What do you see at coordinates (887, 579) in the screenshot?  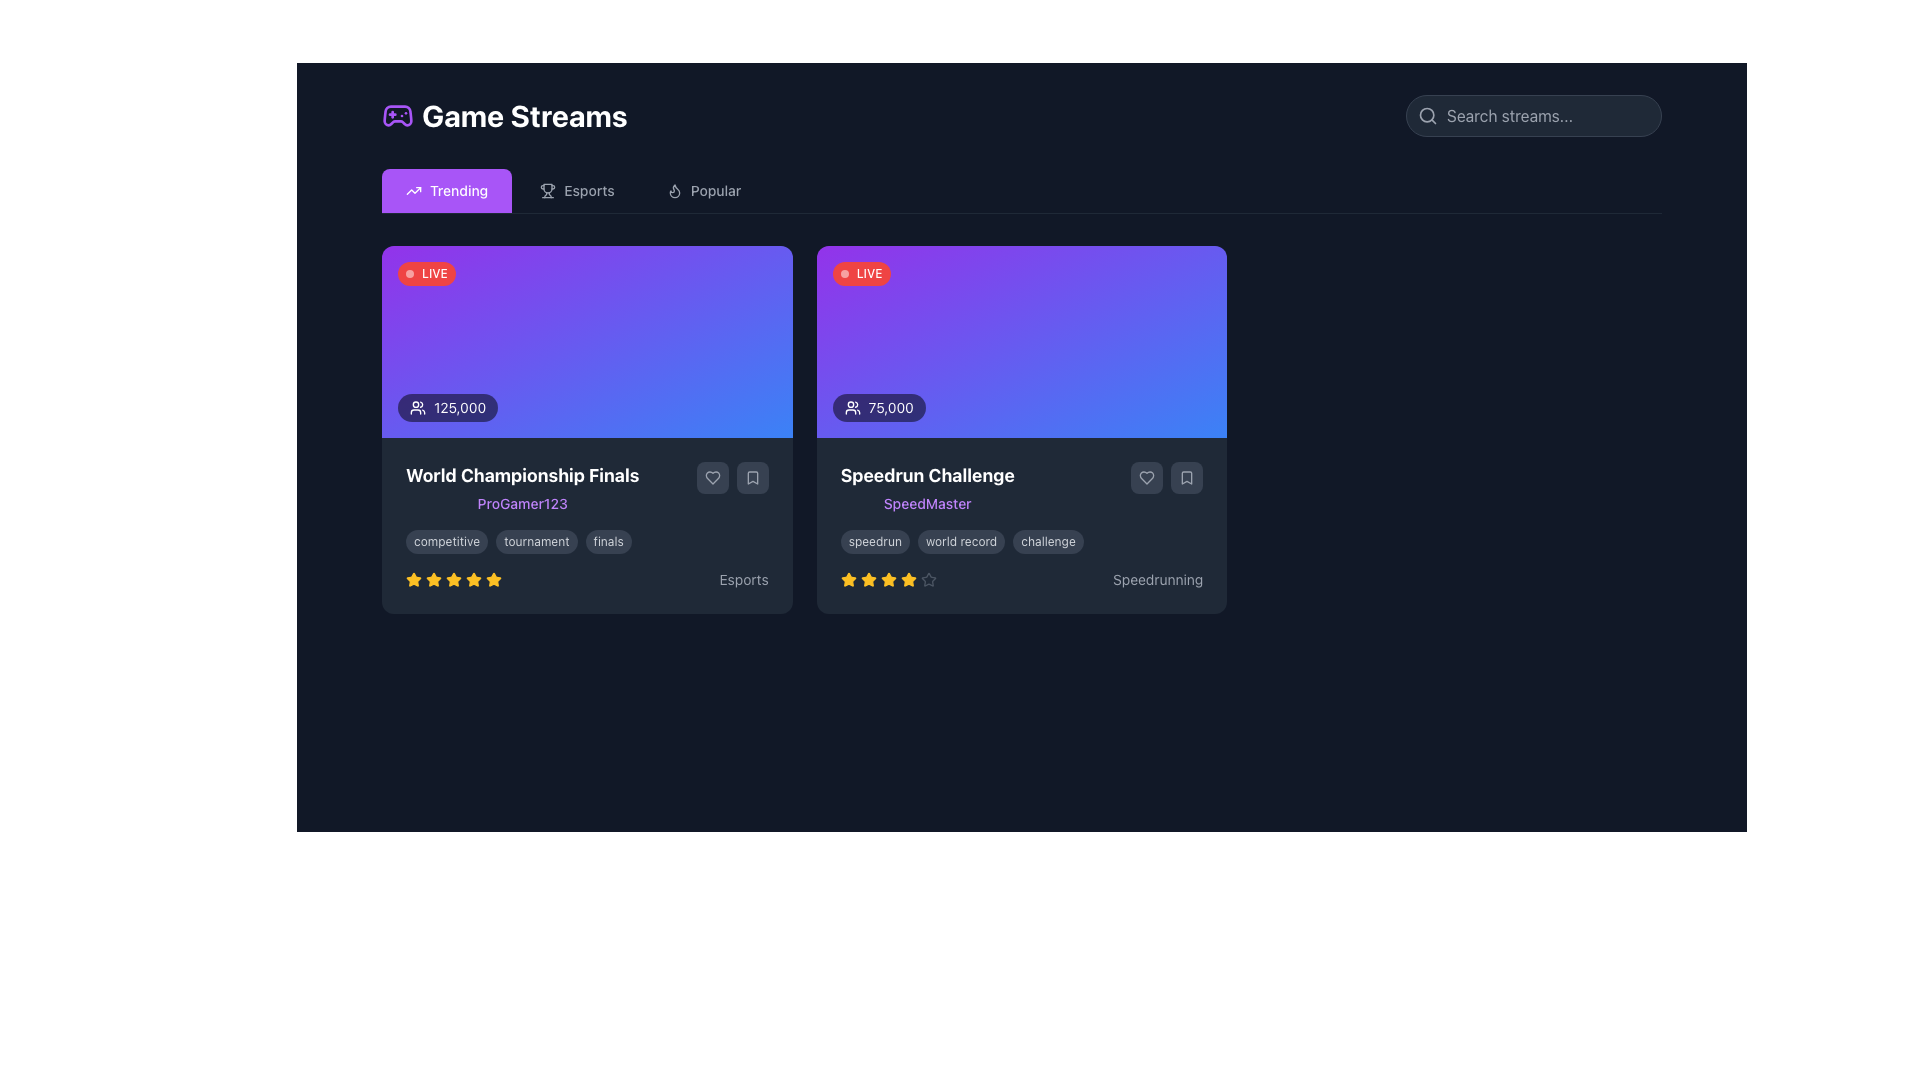 I see `the third star icon in the visual rating system located below the 'Speedrun Challenge' section of the streaming event card` at bounding box center [887, 579].